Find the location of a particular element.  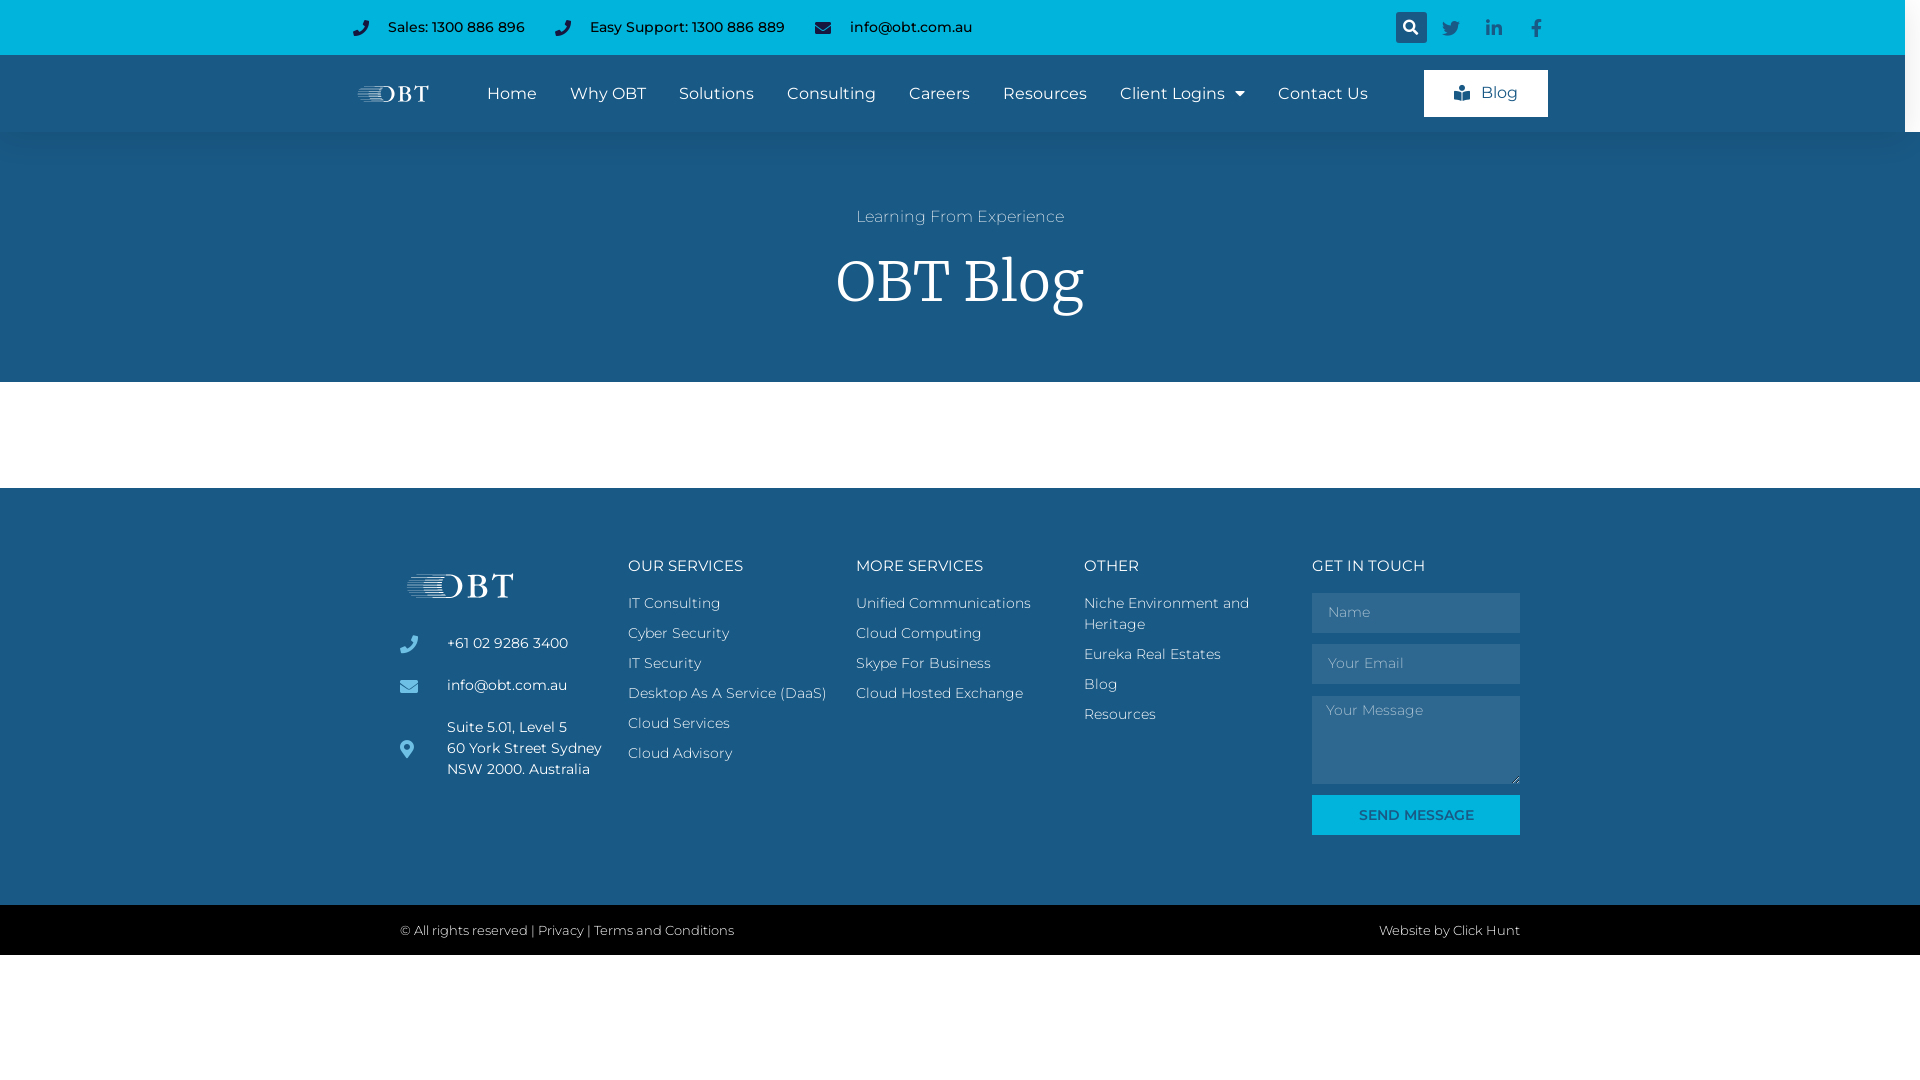

'Terms and Conditions' is located at coordinates (663, 929).